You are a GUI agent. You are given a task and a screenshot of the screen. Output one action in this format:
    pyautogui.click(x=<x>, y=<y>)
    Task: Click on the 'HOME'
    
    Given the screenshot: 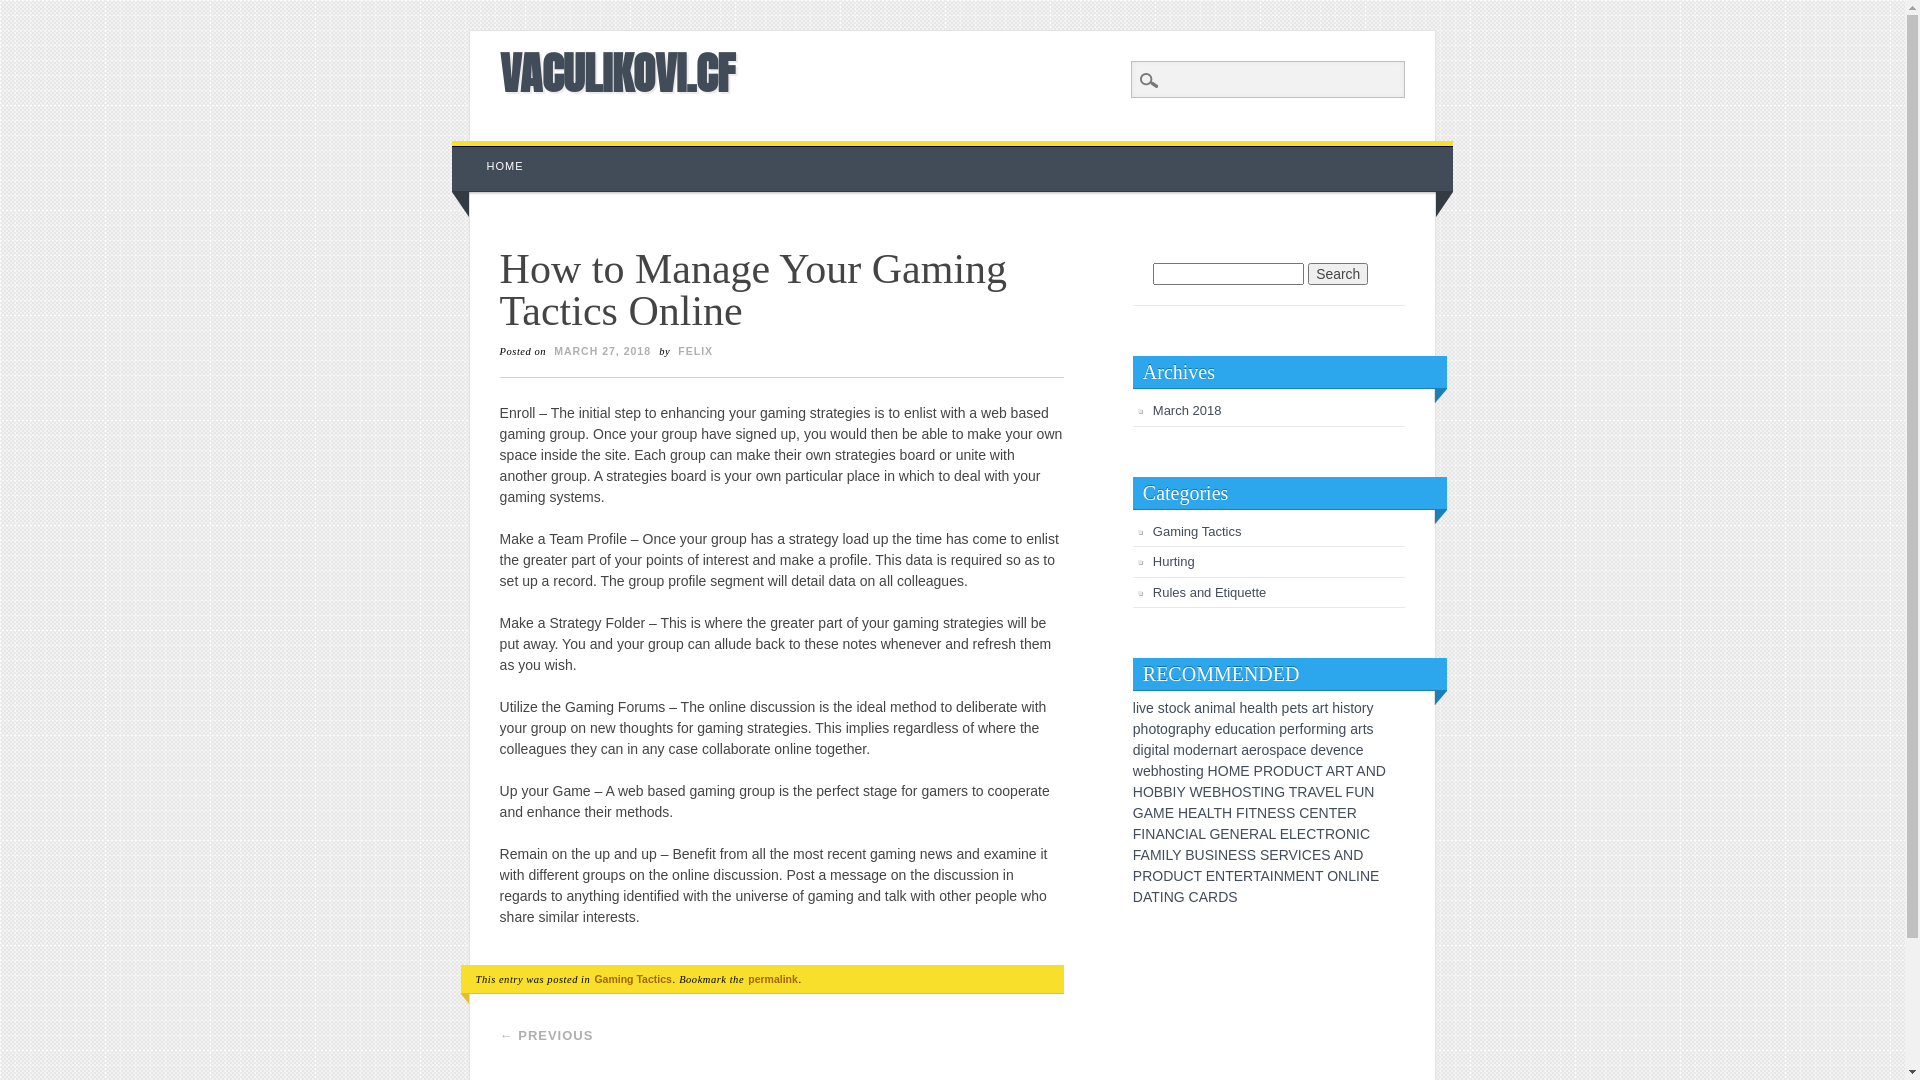 What is the action you would take?
    pyautogui.click(x=465, y=165)
    